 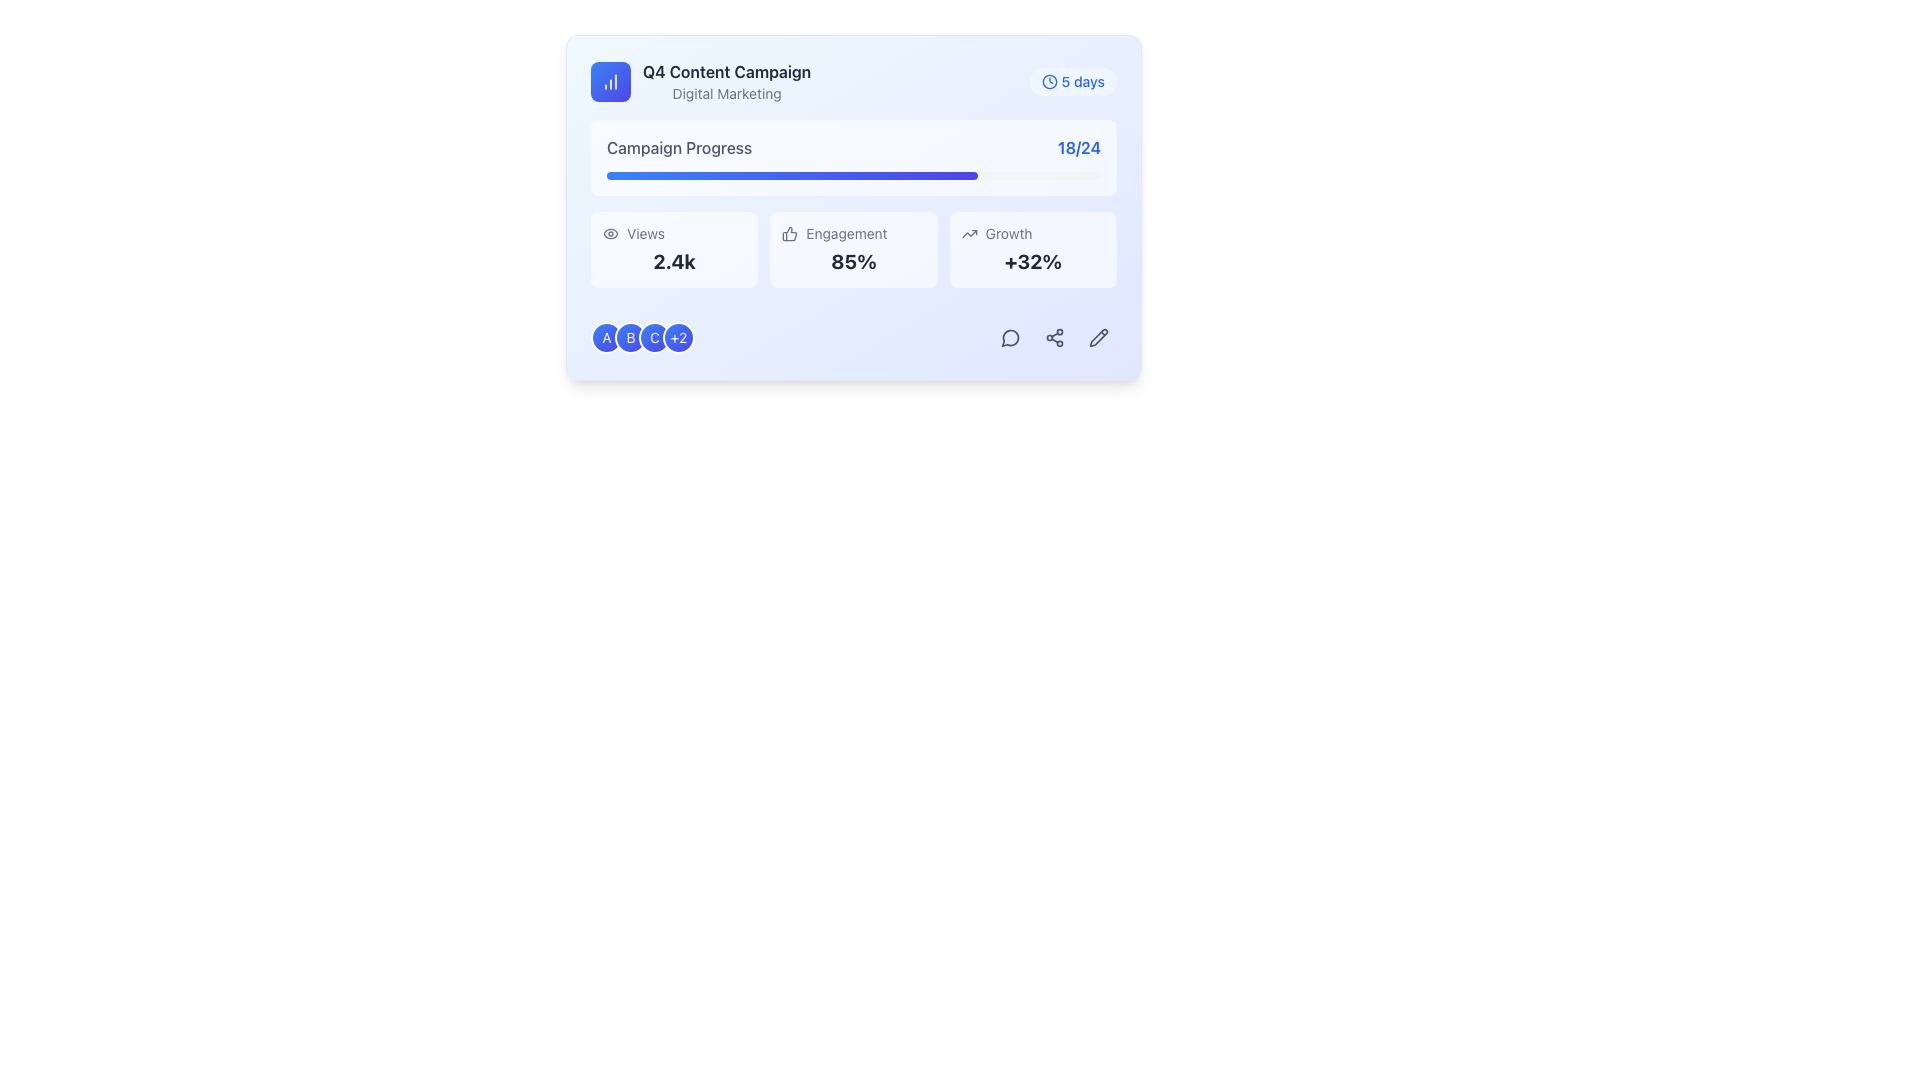 What do you see at coordinates (1078, 146) in the screenshot?
I see `the blue-colored text label displaying '18/24', which is bold and located to the right of the 'Campaign Progress' text and above the progress bar` at bounding box center [1078, 146].